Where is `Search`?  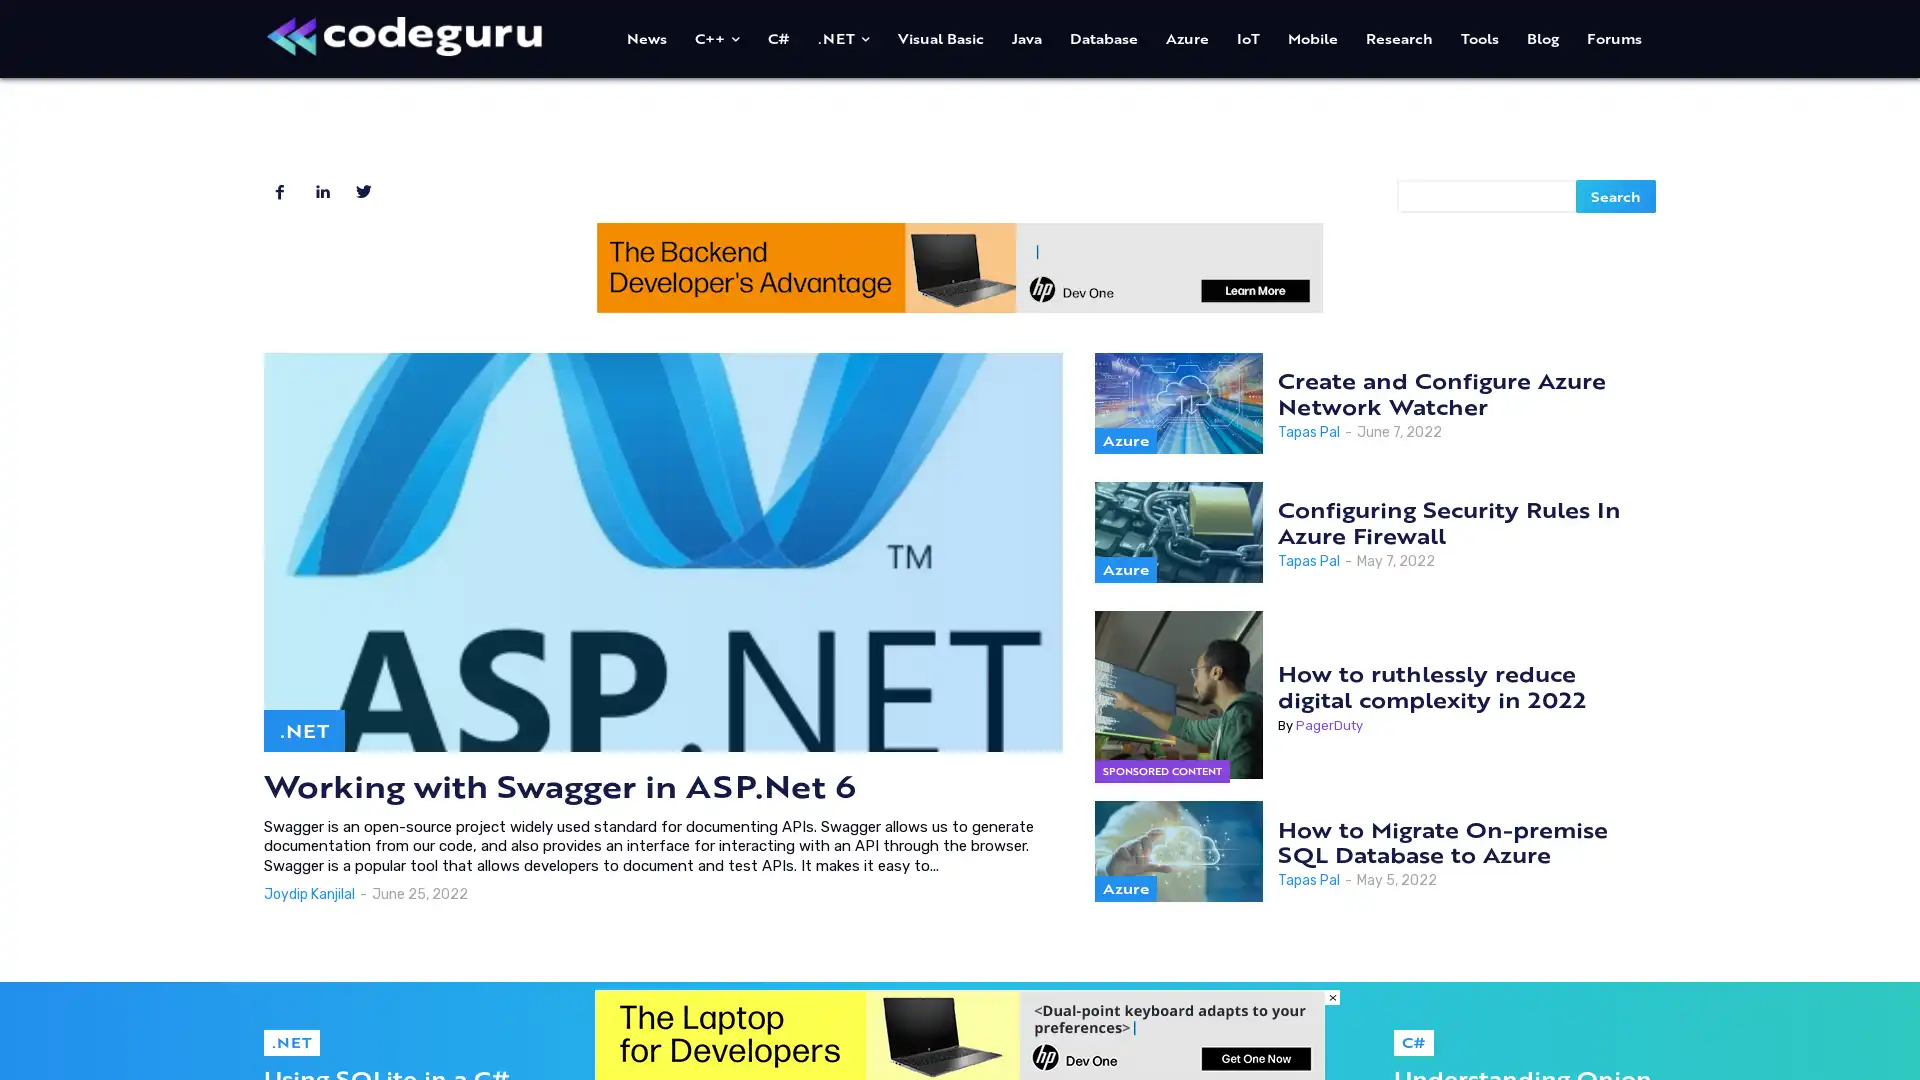
Search is located at coordinates (1616, 195).